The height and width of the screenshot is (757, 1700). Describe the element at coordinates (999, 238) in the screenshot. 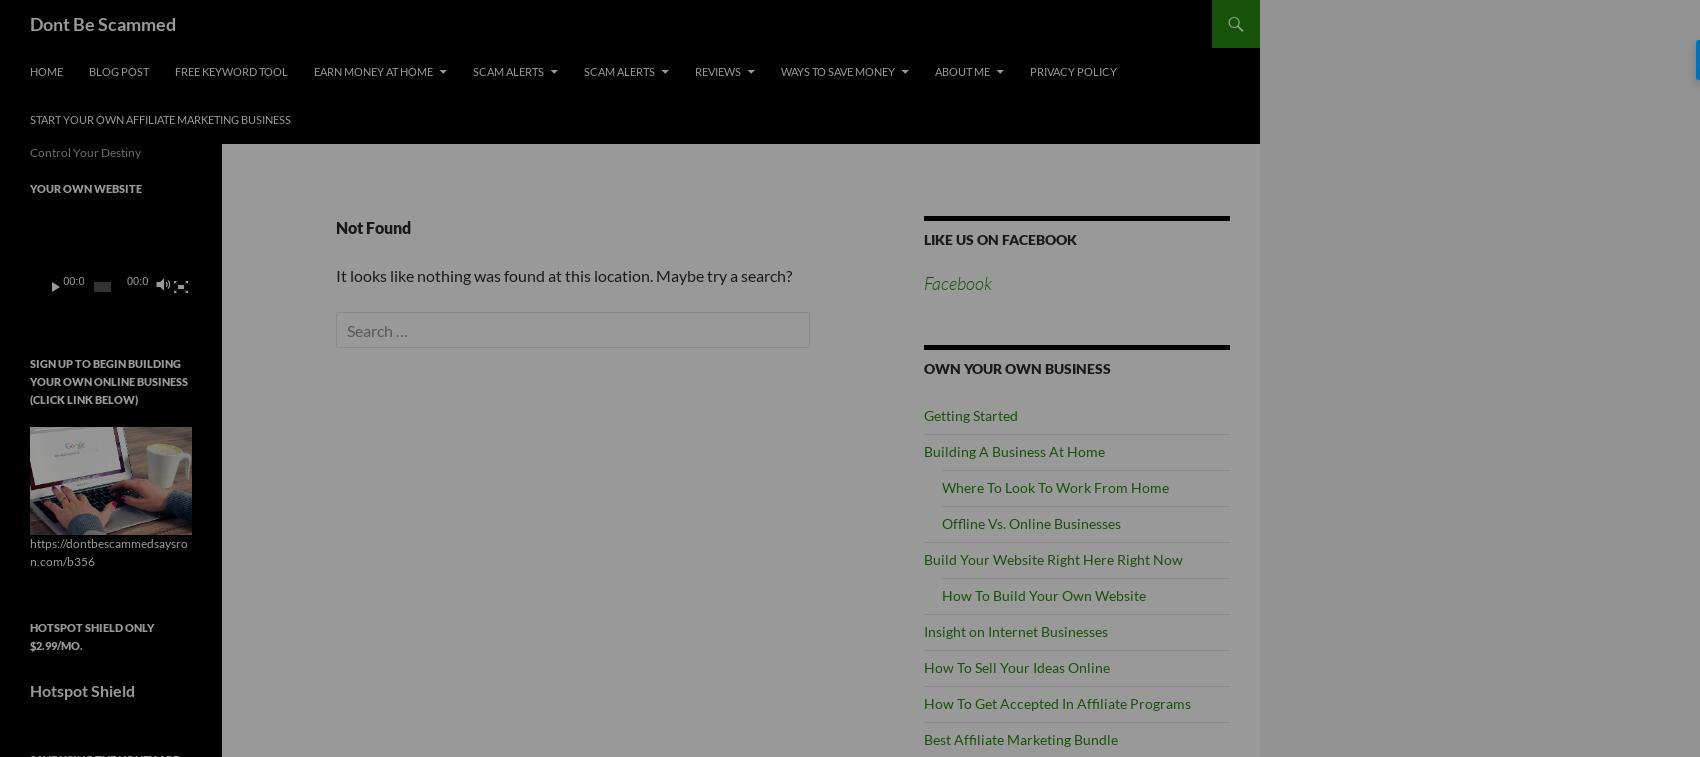

I see `'Like Us On Facebook'` at that location.